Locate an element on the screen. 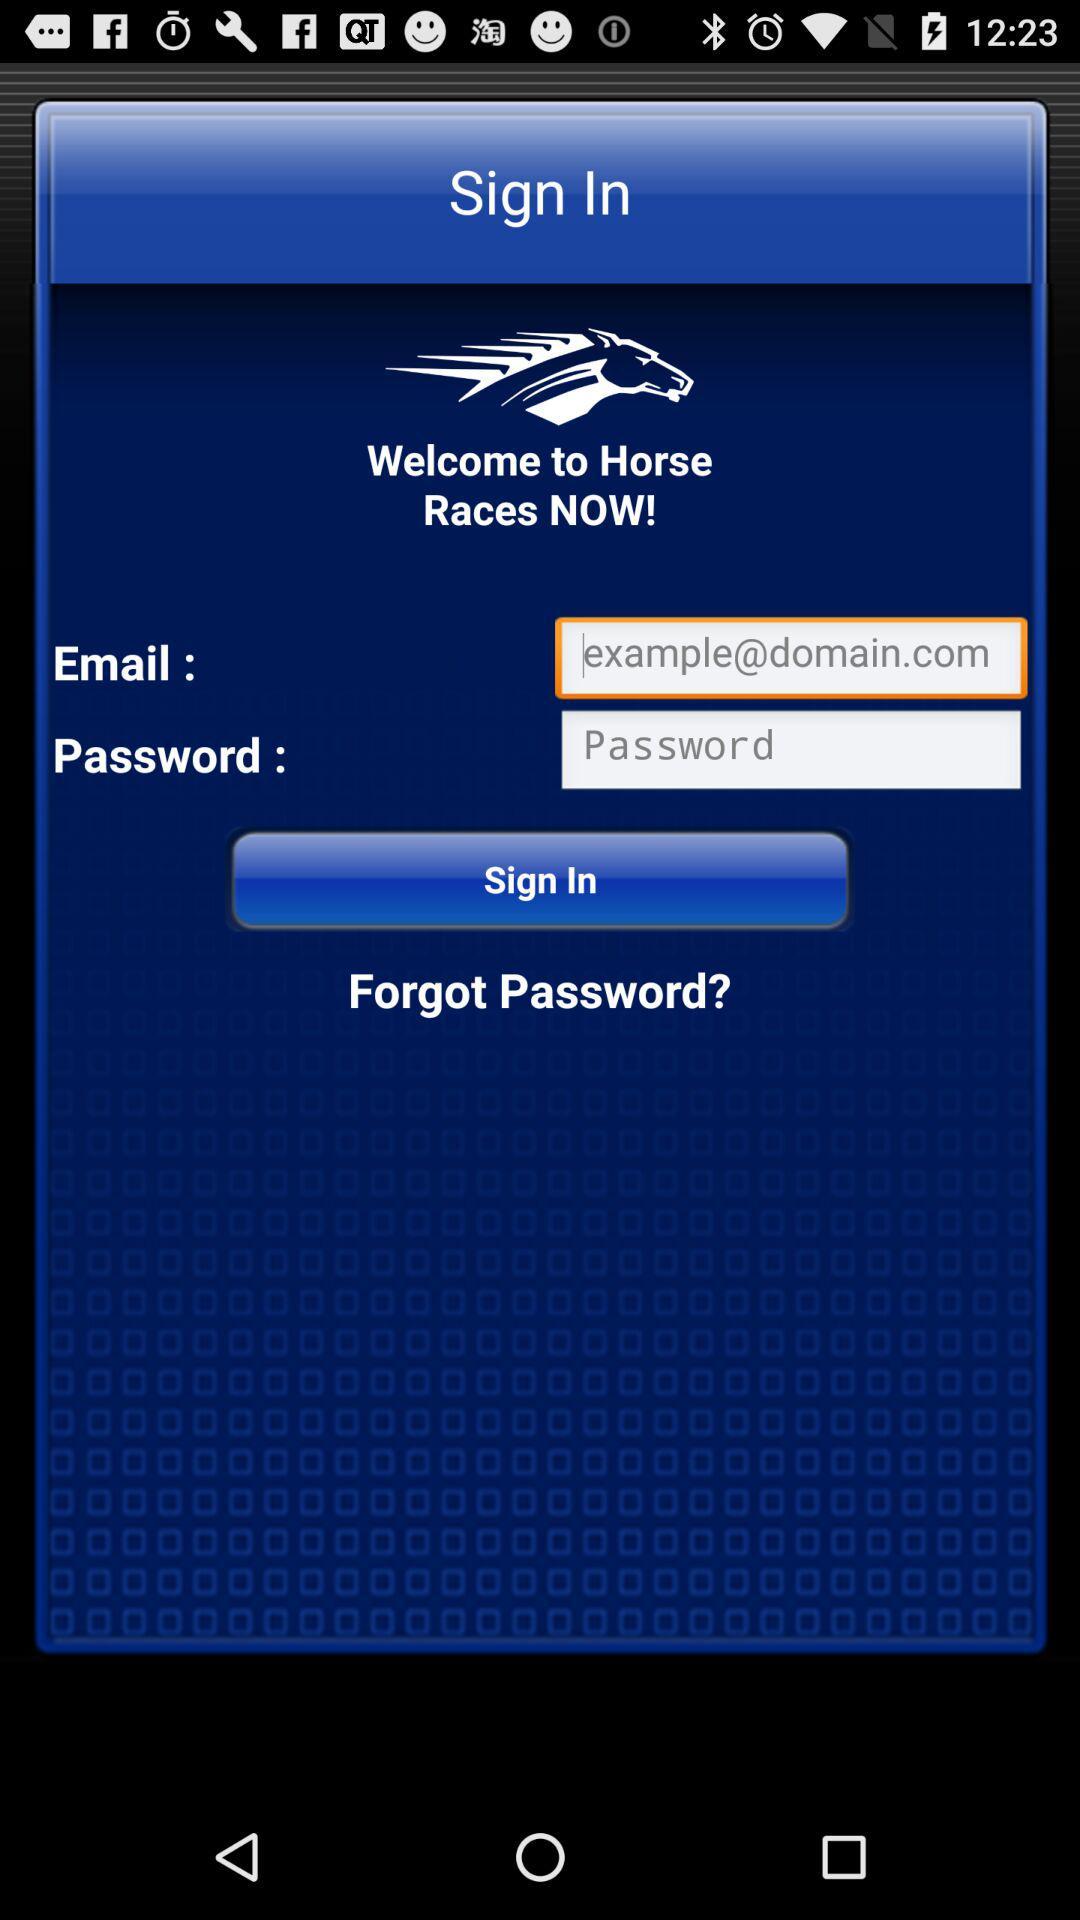 Image resolution: width=1080 pixels, height=1920 pixels. password text box is located at coordinates (790, 753).